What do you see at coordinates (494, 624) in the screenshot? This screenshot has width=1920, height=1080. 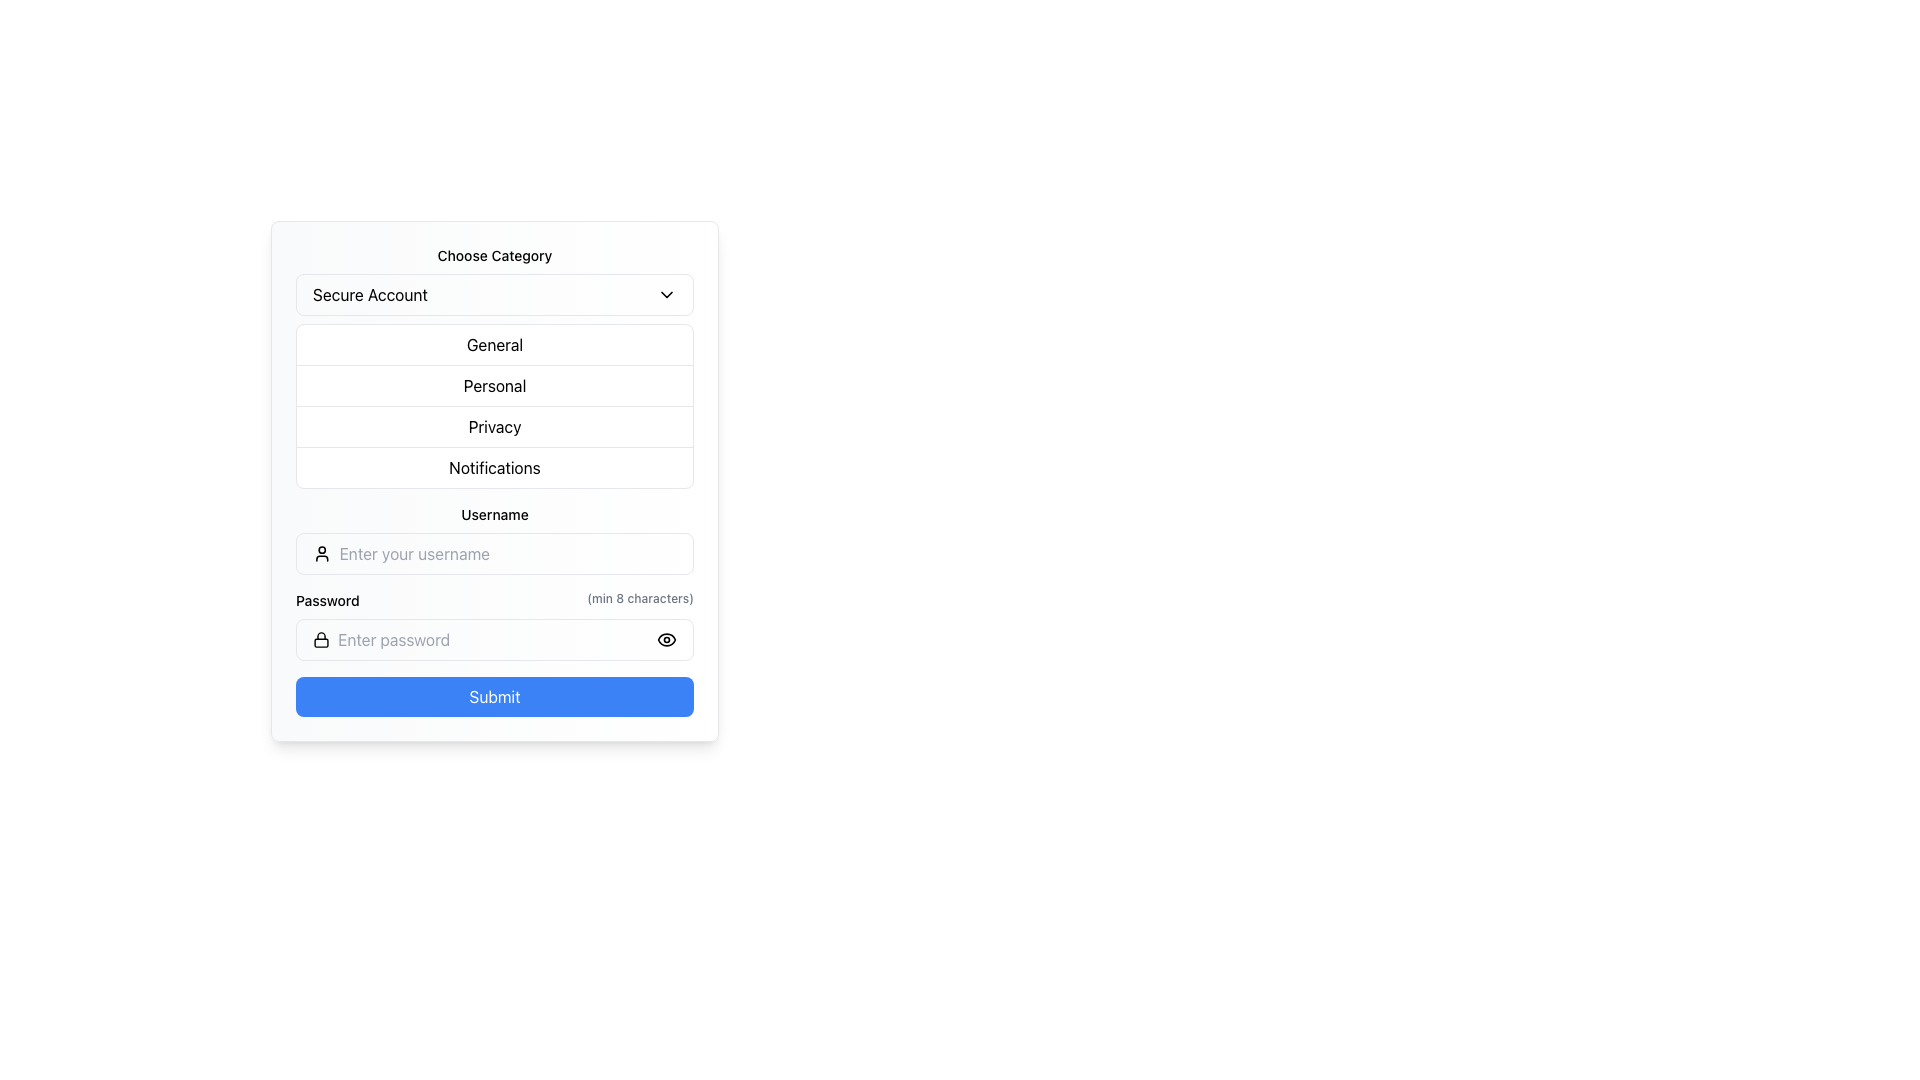 I see `the visibility toggle control of the Password input field` at bounding box center [494, 624].